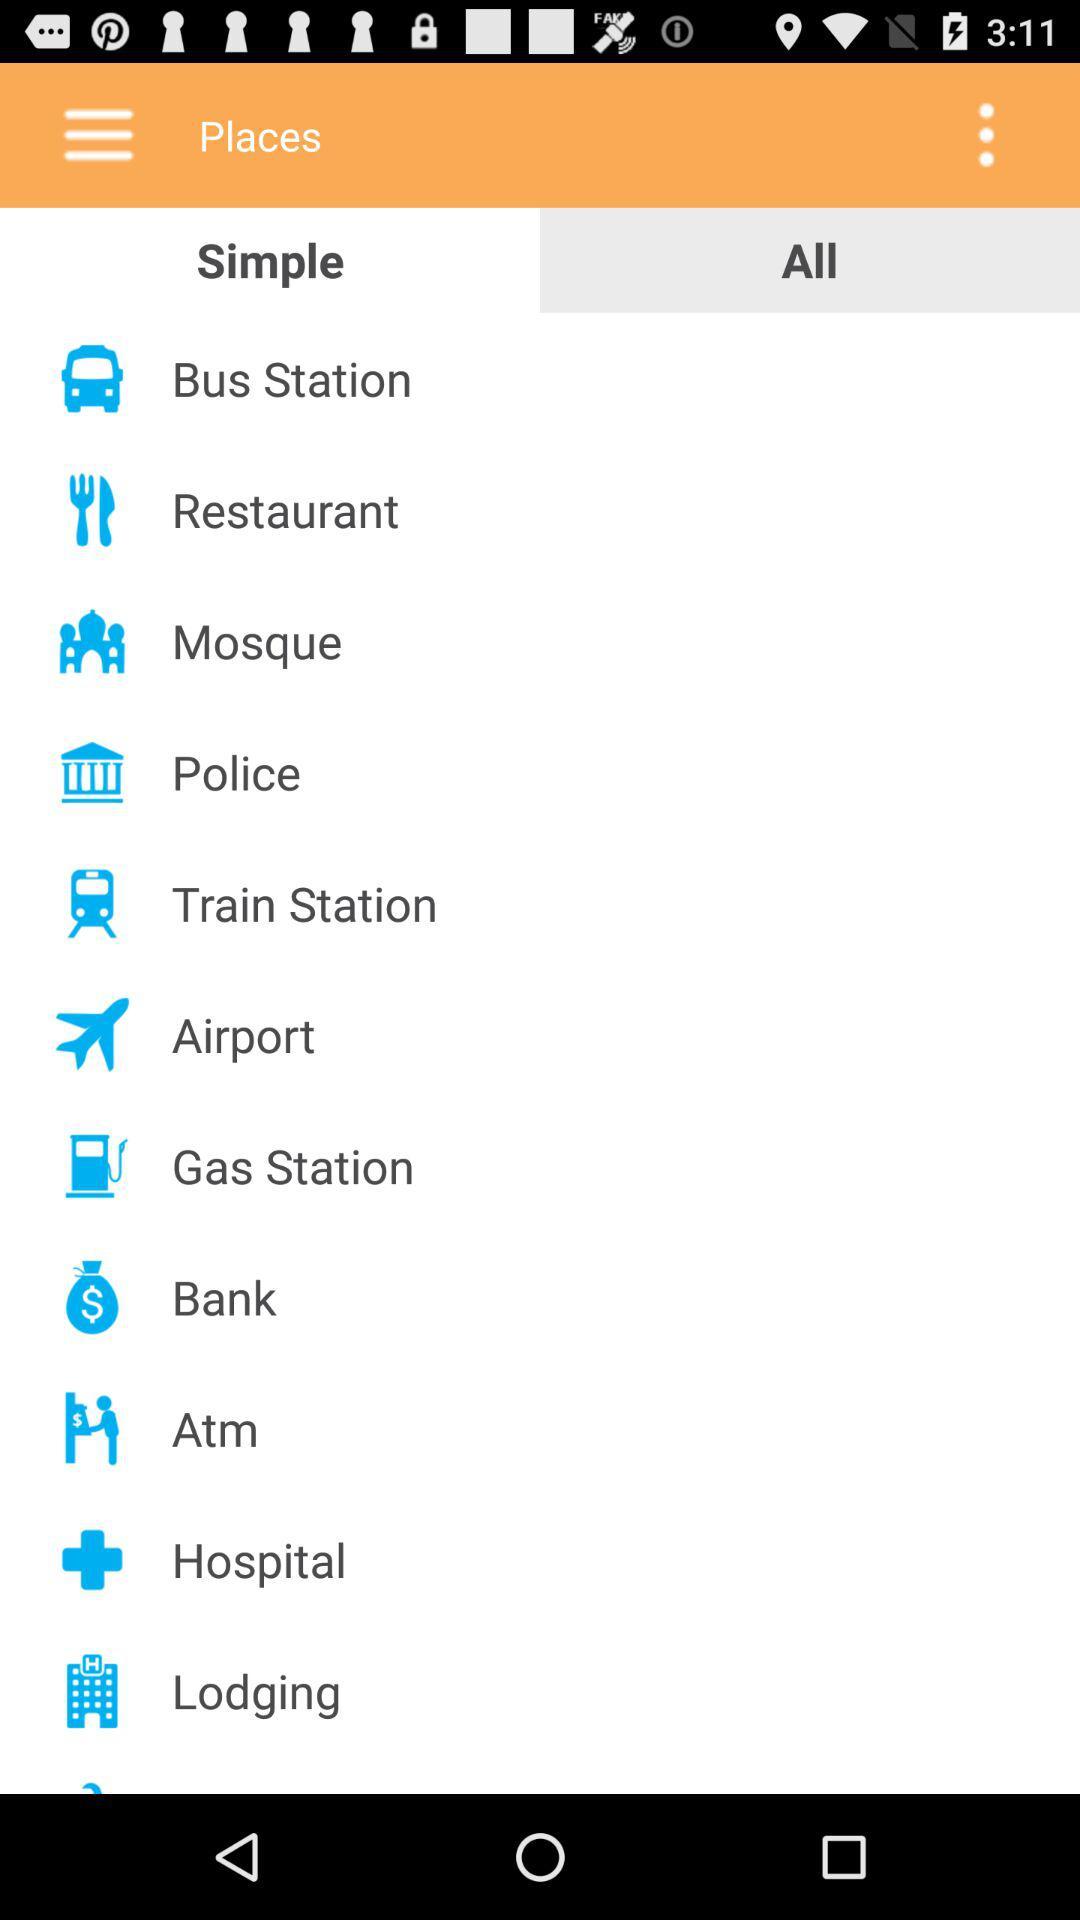 The image size is (1080, 1920). Describe the element at coordinates (92, 510) in the screenshot. I see `the symbol left to restaurant` at that location.